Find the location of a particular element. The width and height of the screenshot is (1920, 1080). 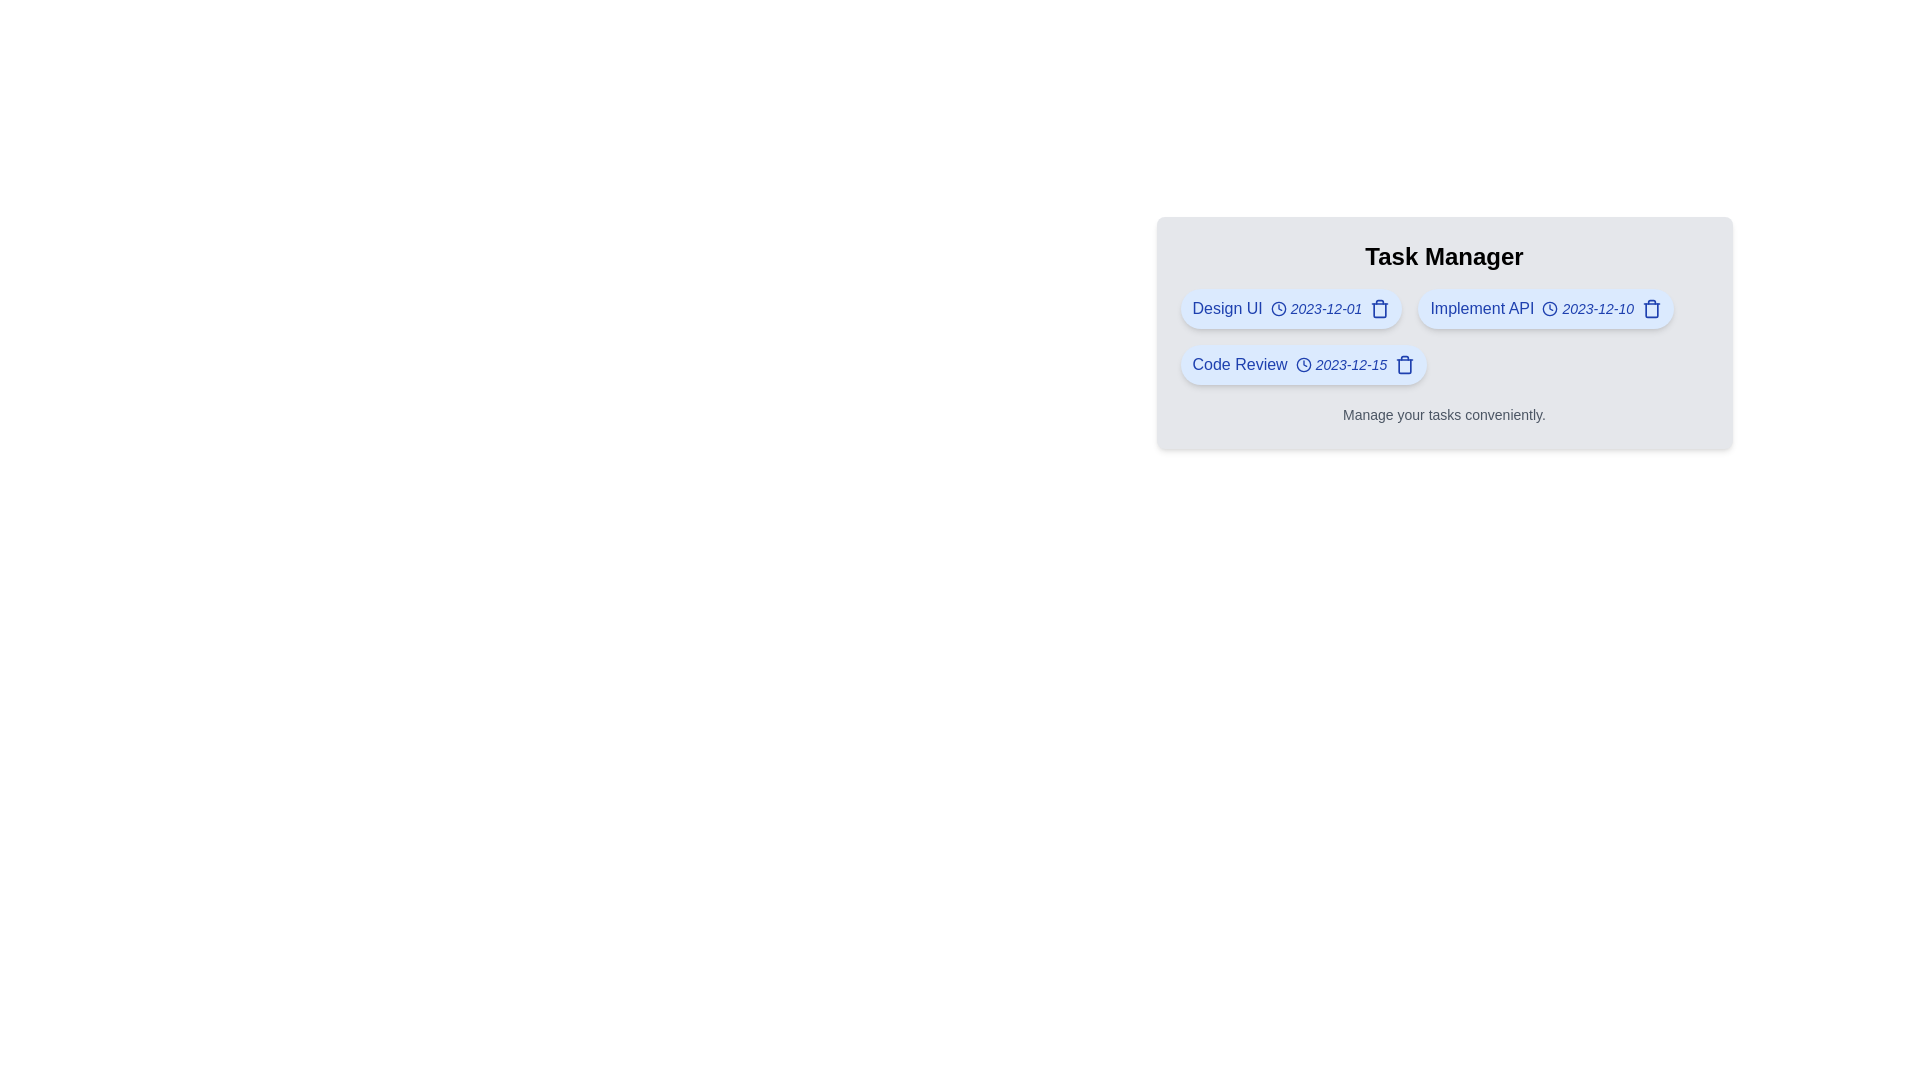

the trash icon to remove the task named Code Review is located at coordinates (1404, 365).